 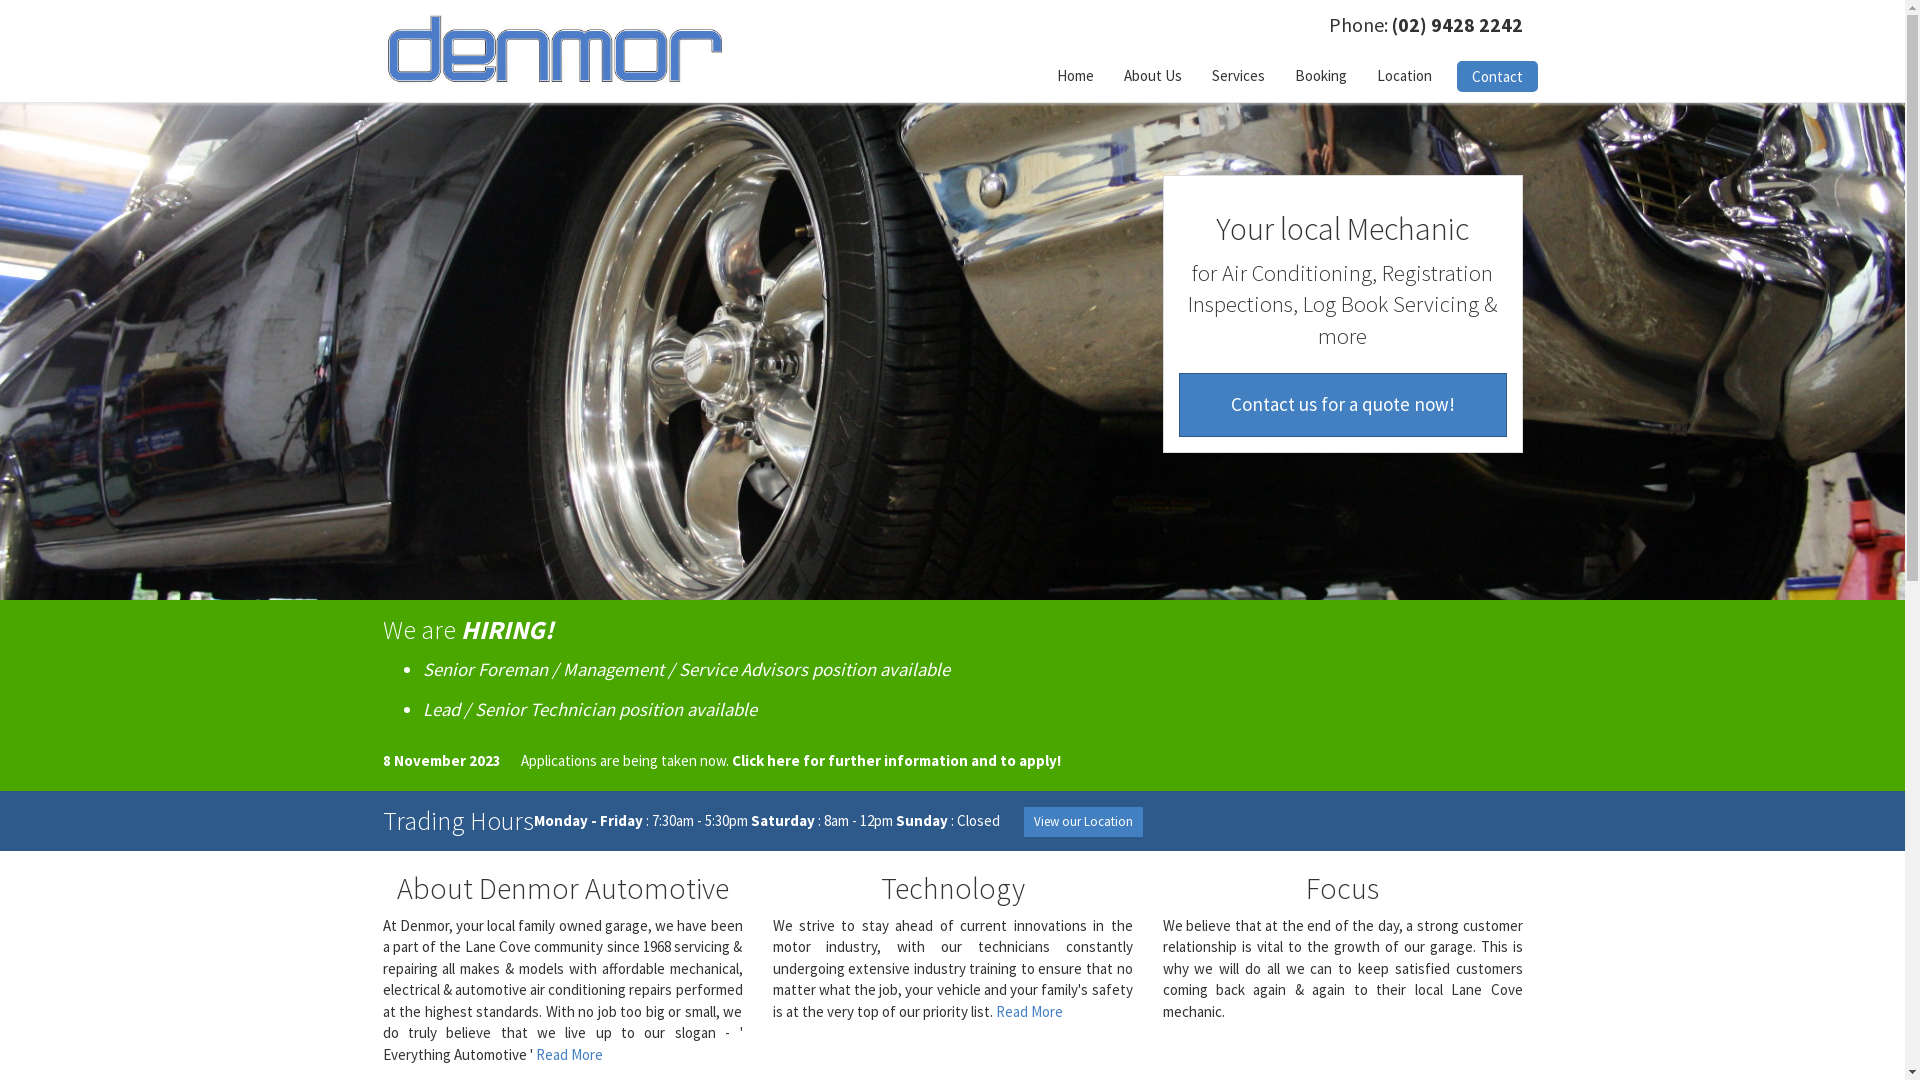 What do you see at coordinates (560, 886) in the screenshot?
I see `'About Denmor Automotive'` at bounding box center [560, 886].